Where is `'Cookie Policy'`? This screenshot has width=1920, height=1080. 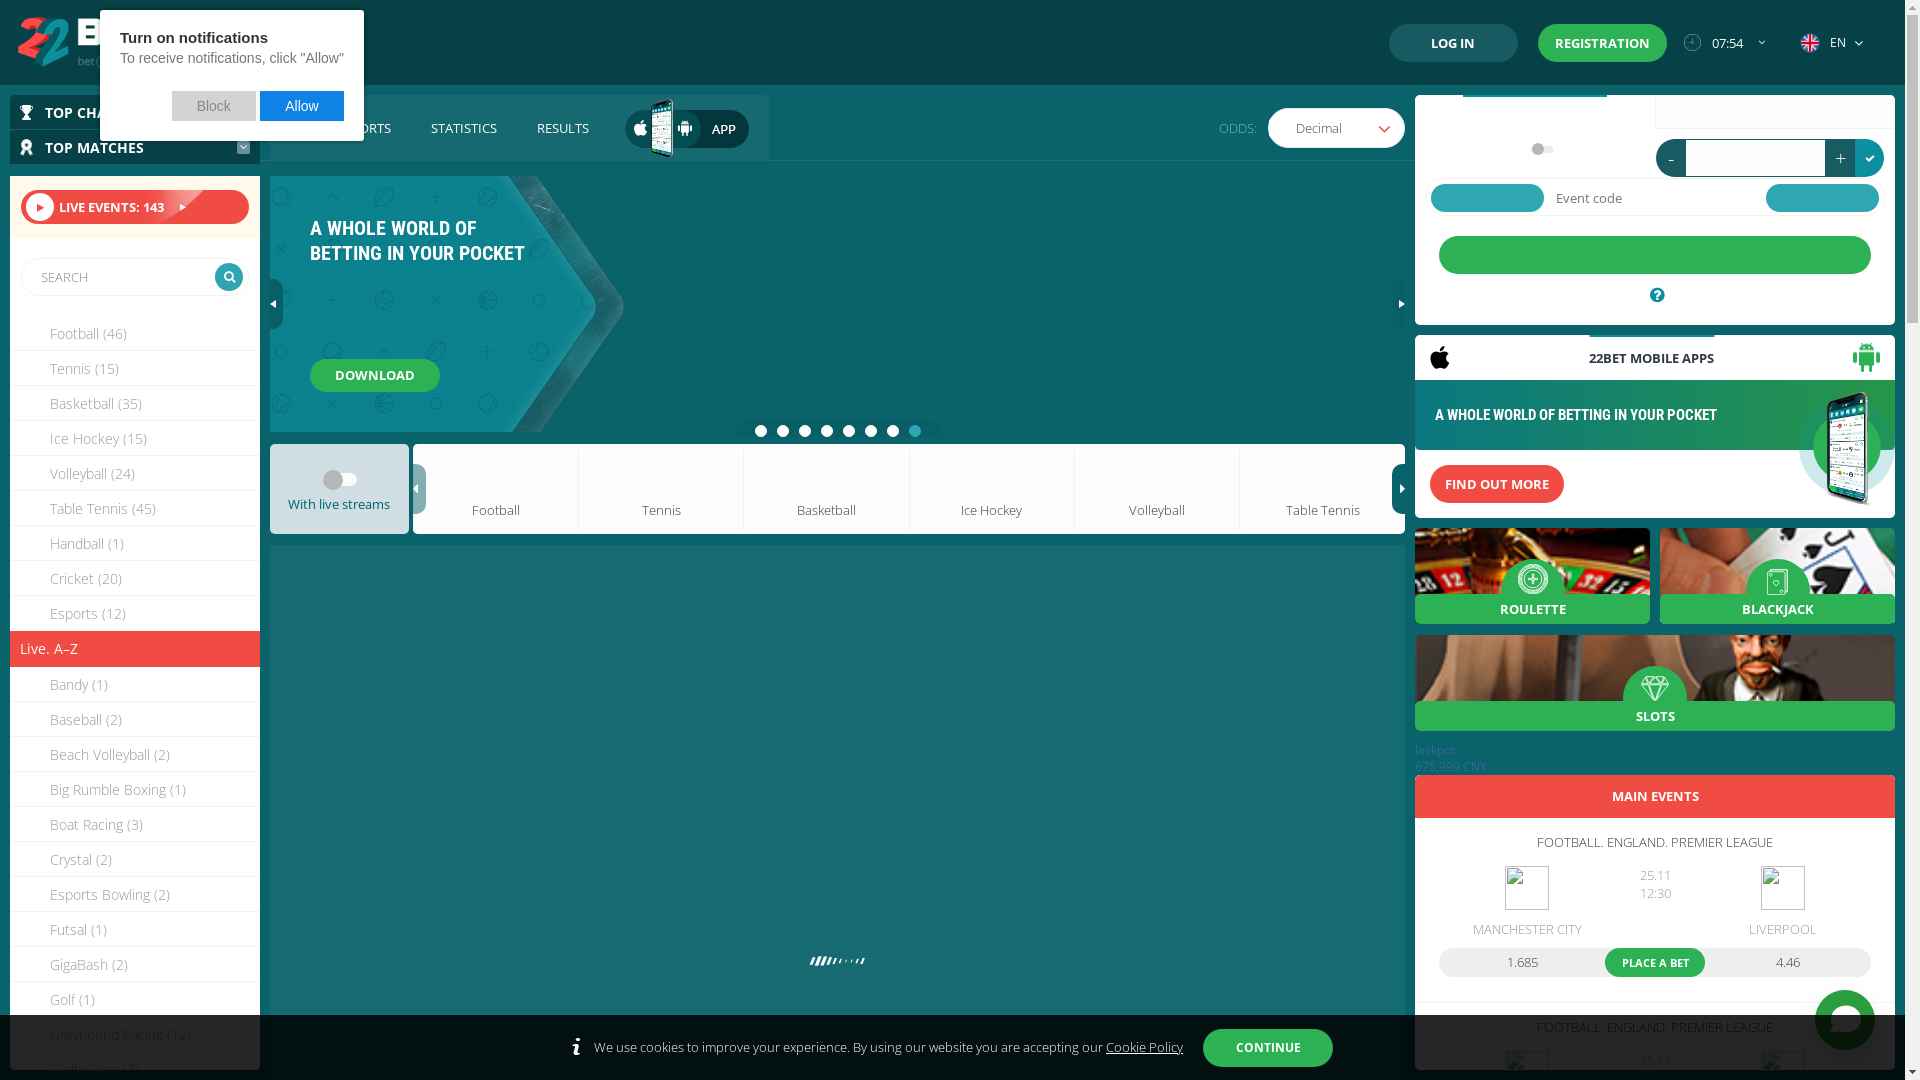 'Cookie Policy' is located at coordinates (1104, 1045).